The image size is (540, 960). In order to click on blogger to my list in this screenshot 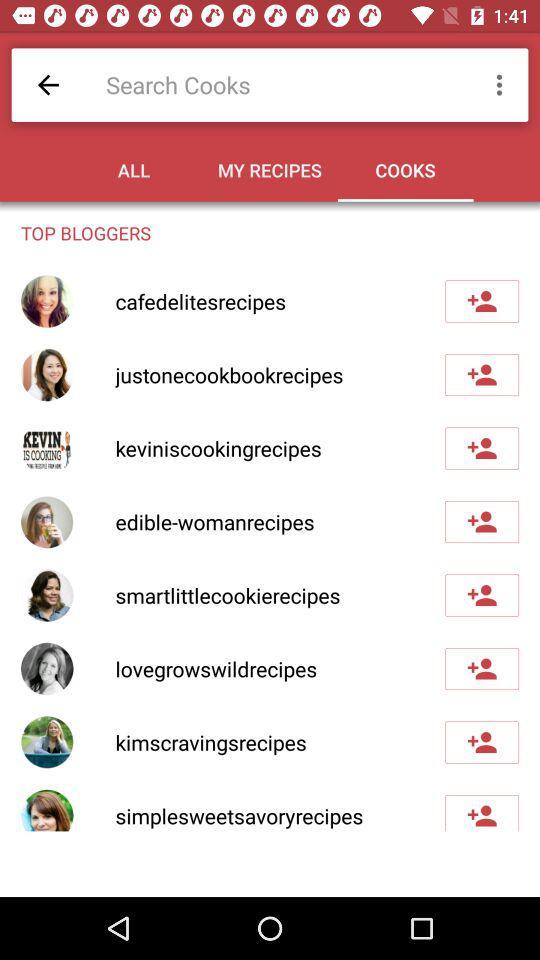, I will do `click(481, 520)`.